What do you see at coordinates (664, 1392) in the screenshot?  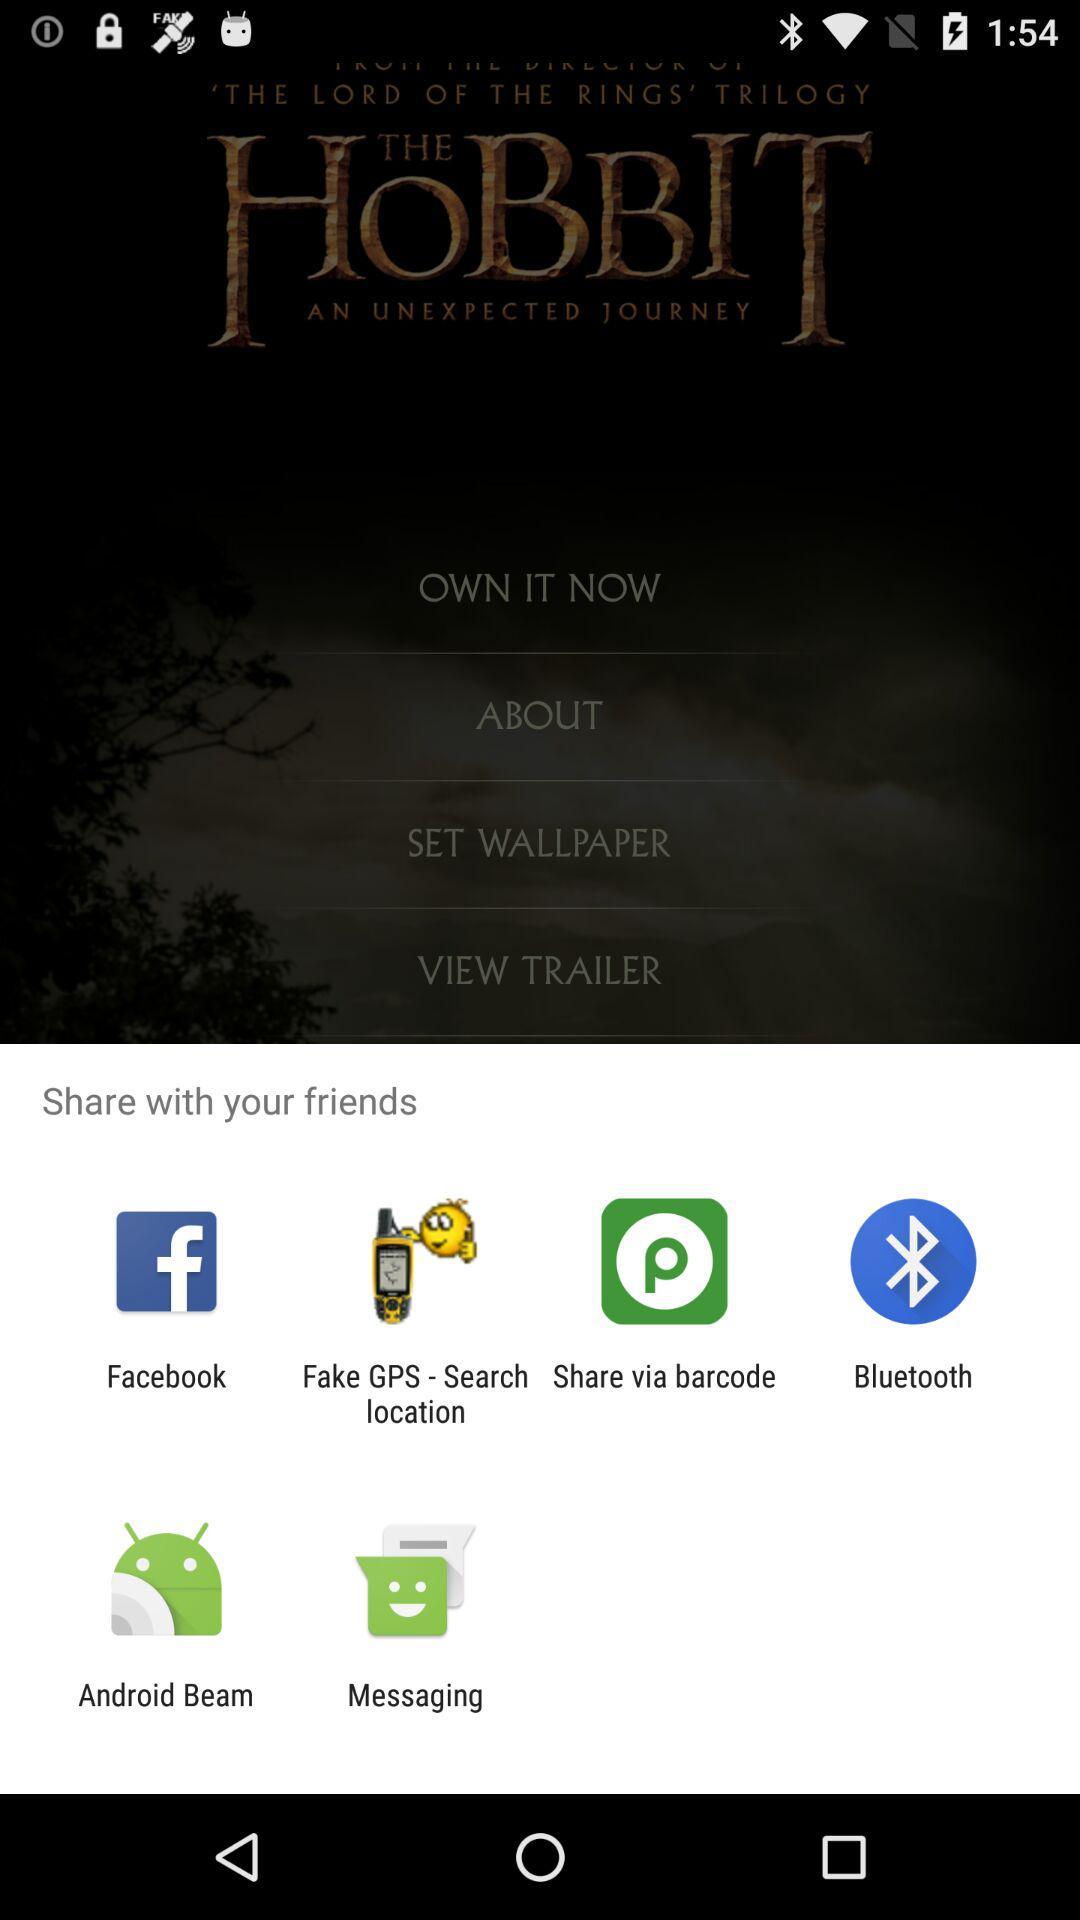 I see `app to the left of bluetooth` at bounding box center [664, 1392].